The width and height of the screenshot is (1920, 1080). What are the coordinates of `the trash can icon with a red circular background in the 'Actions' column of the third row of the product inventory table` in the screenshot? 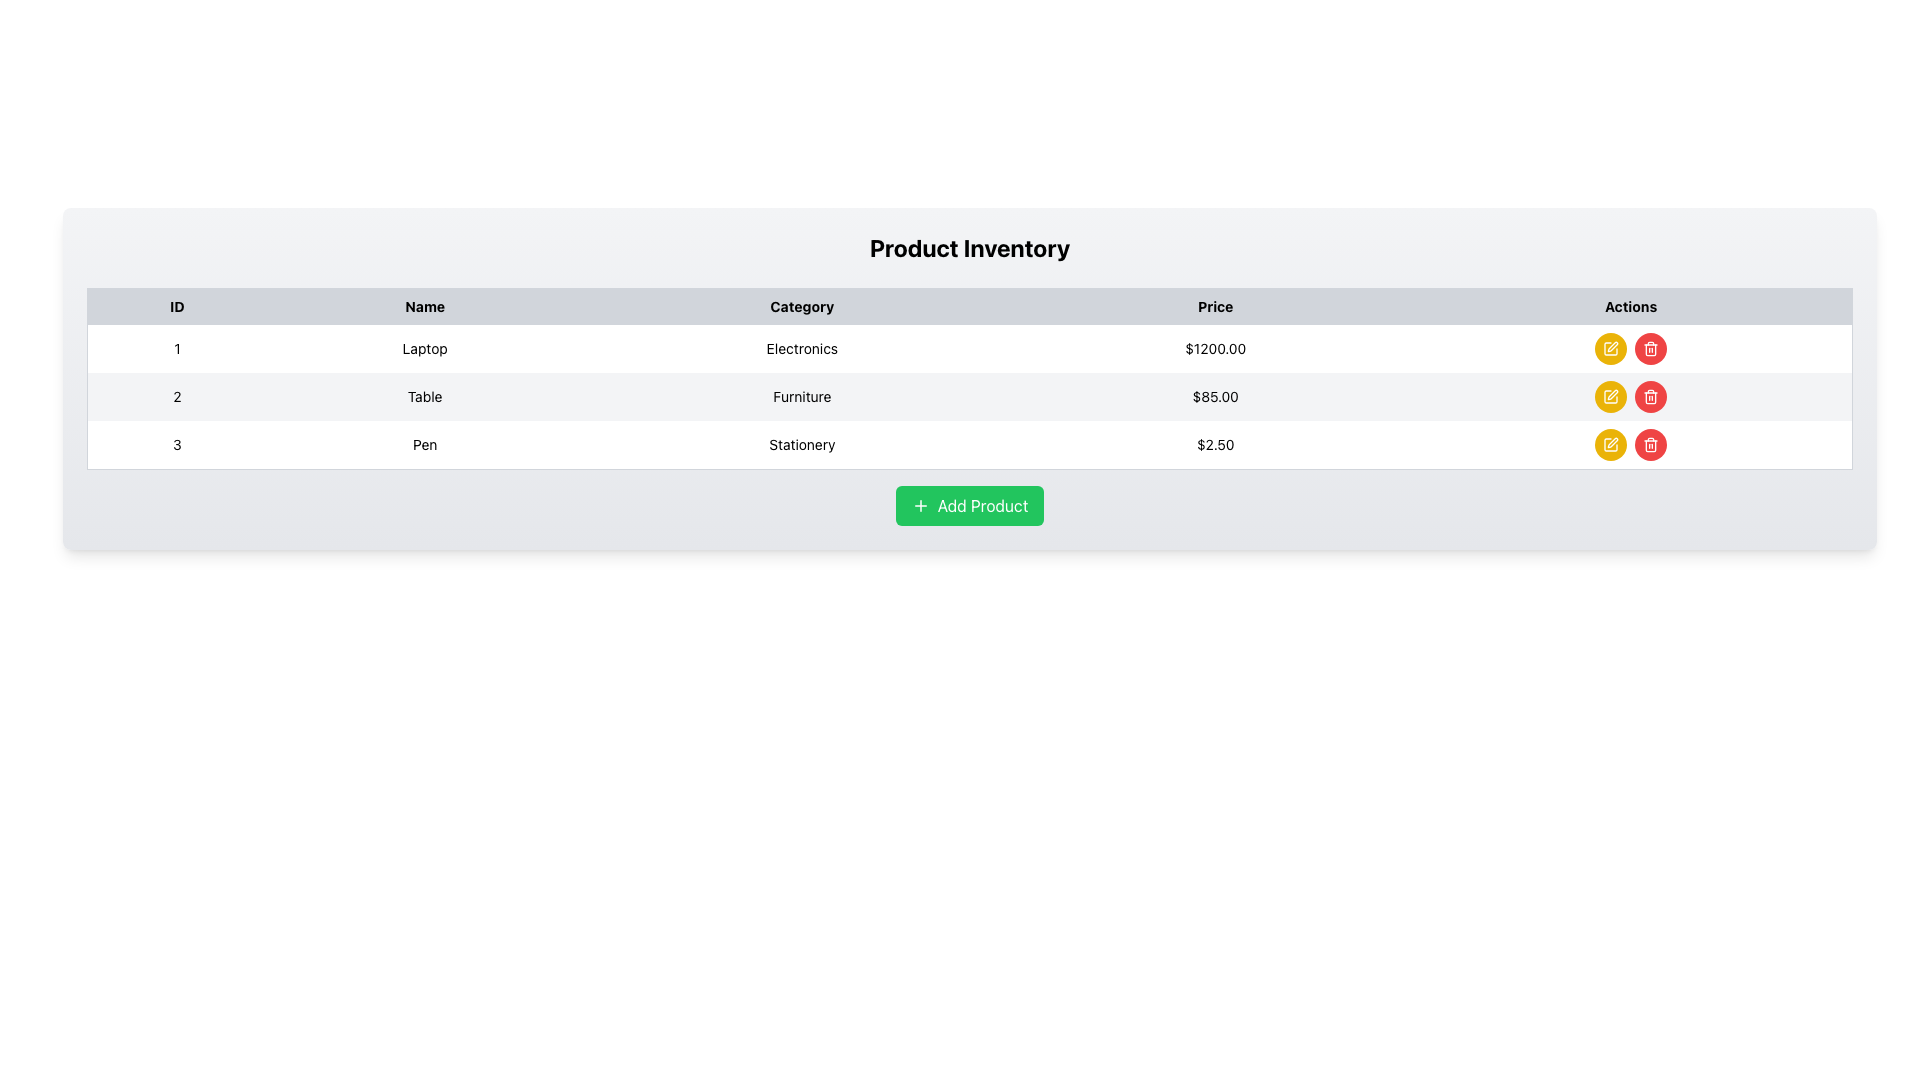 It's located at (1651, 443).